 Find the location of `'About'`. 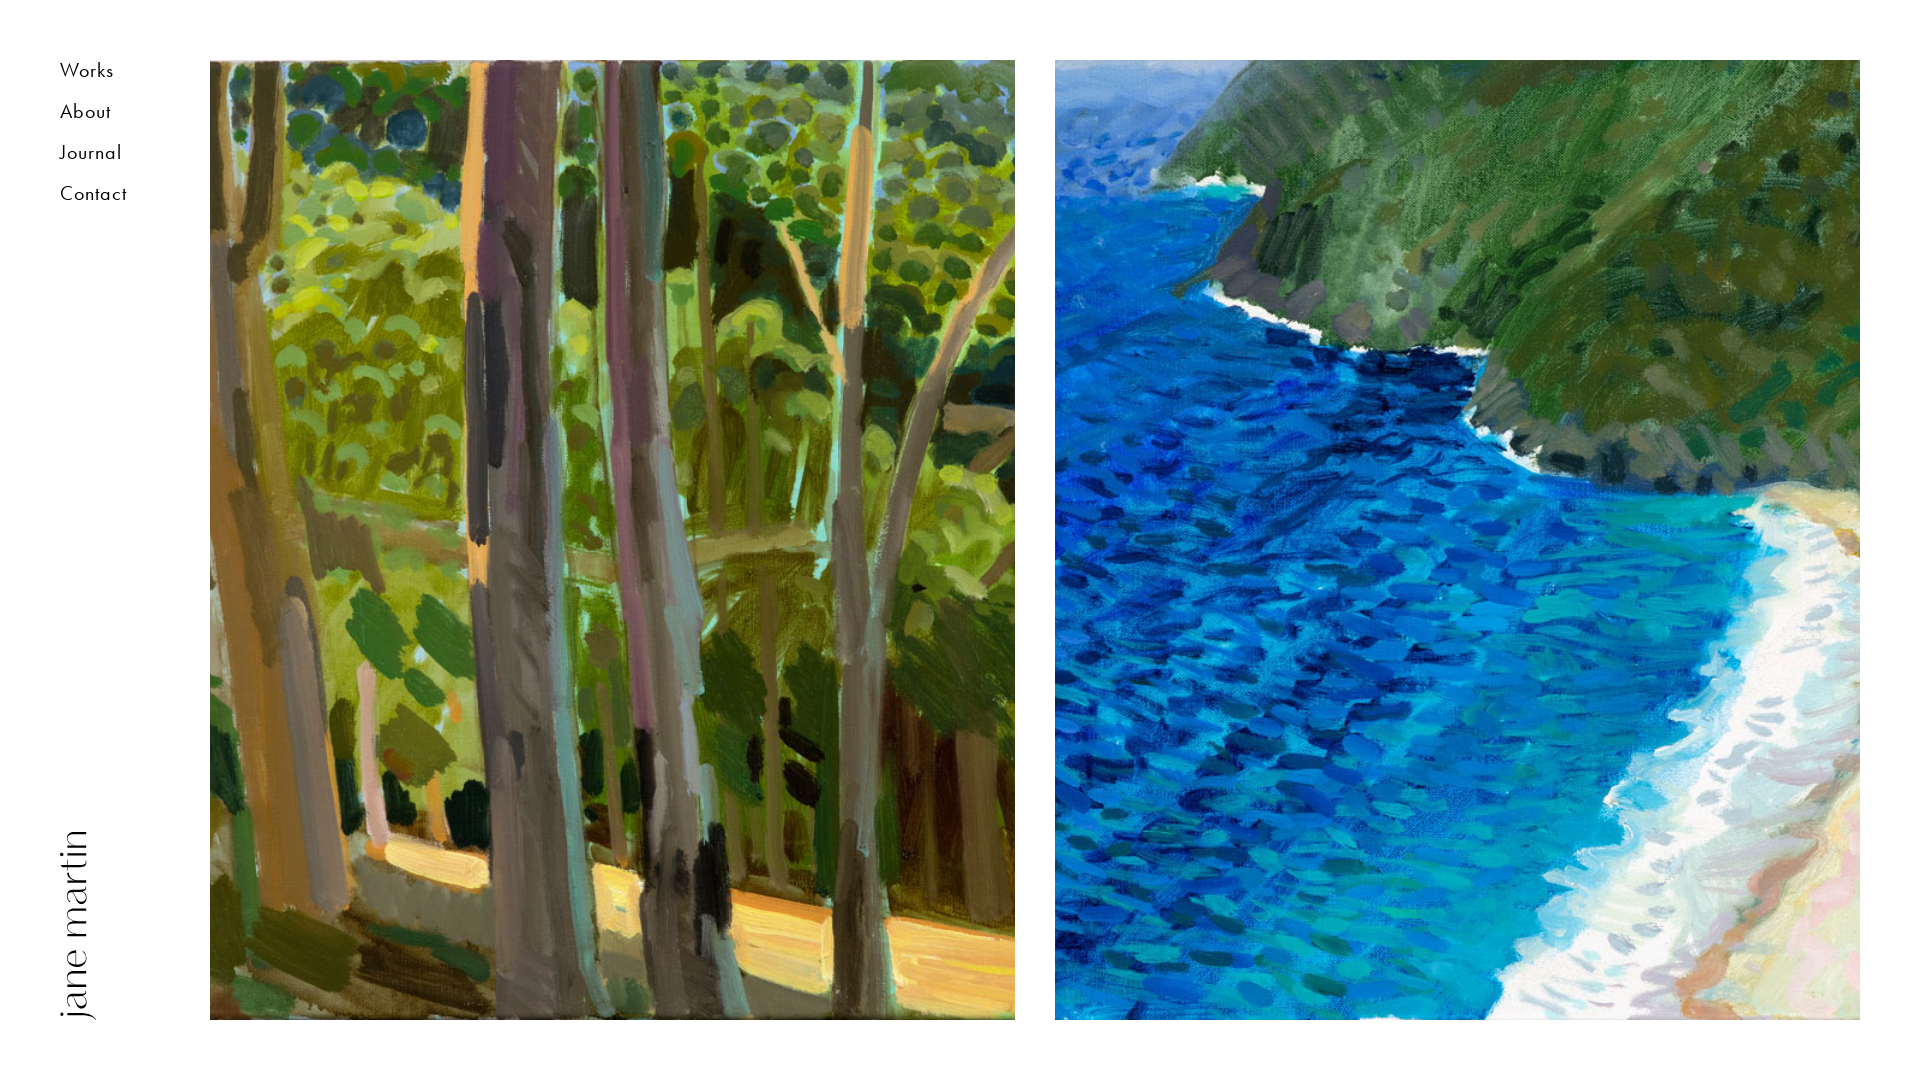

'About' is located at coordinates (104, 116).